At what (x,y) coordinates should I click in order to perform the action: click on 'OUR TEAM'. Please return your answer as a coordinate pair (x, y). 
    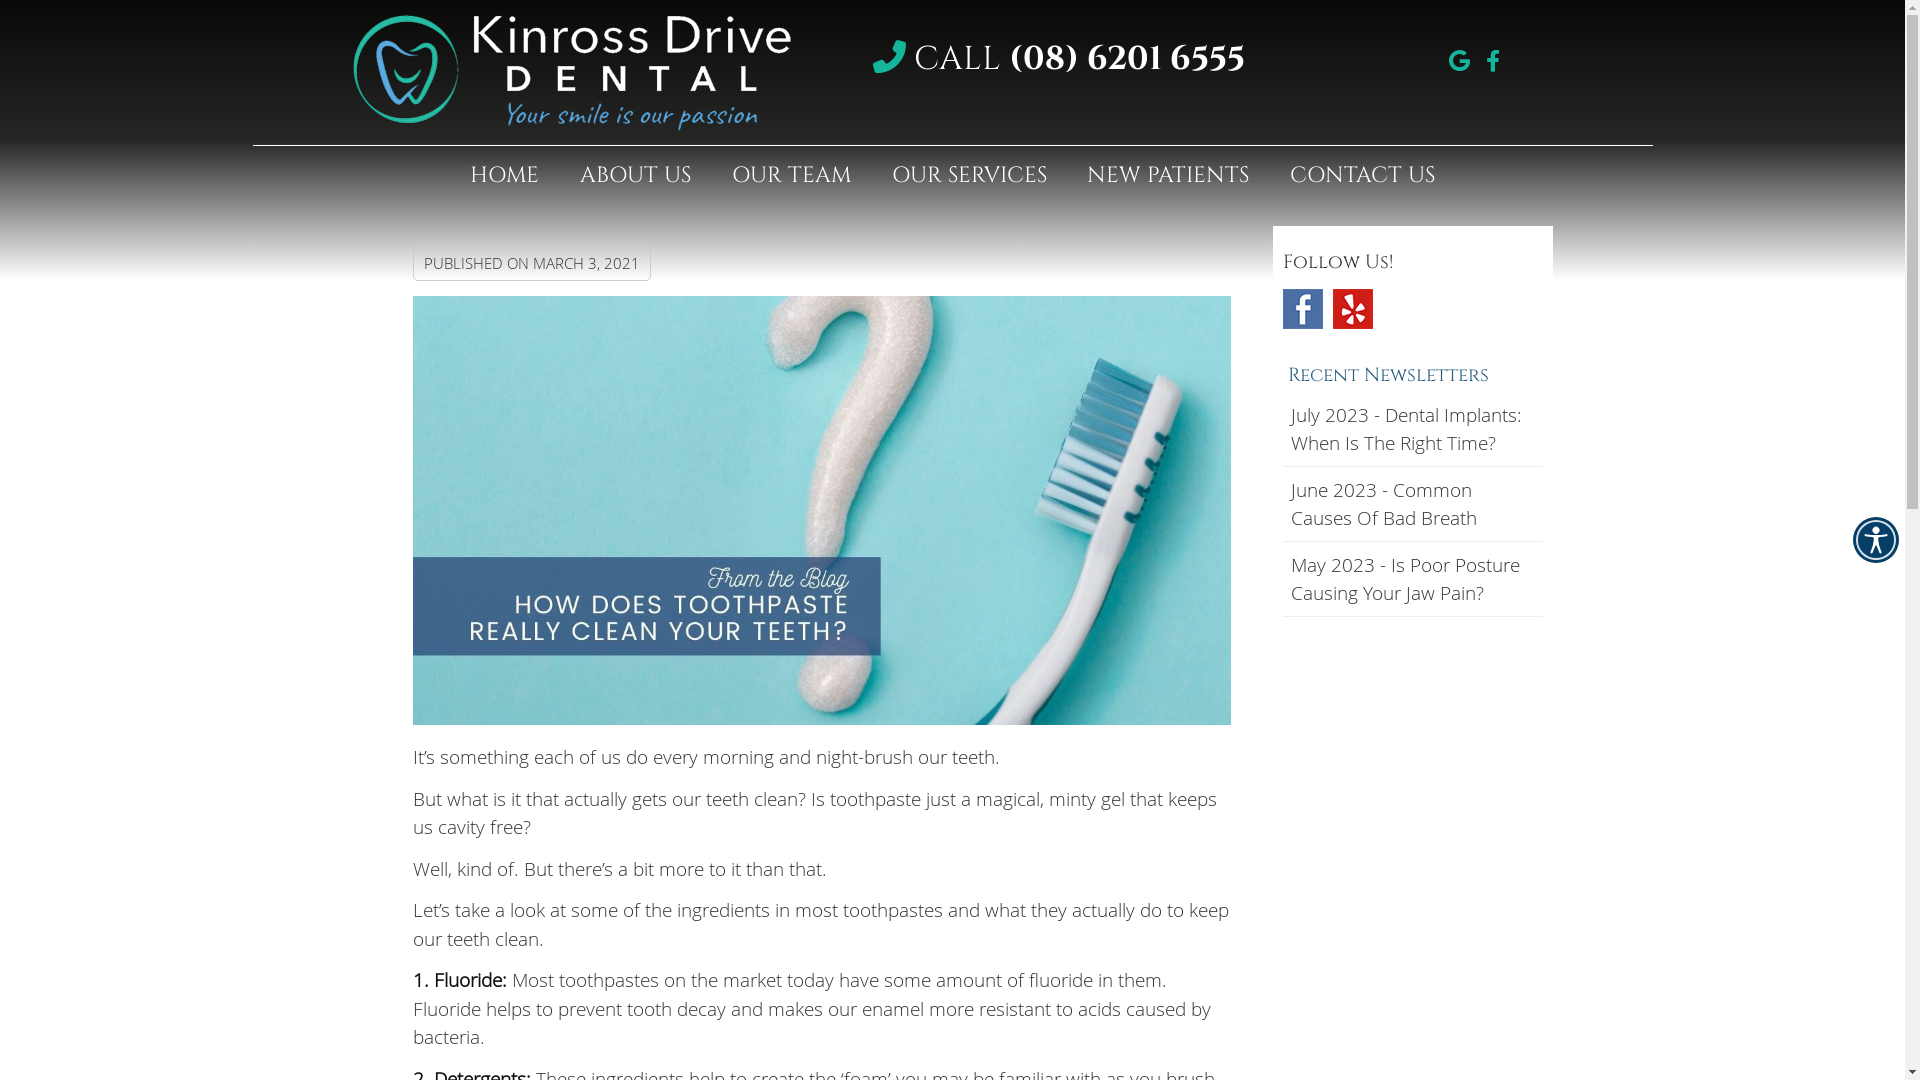
    Looking at the image, I should click on (791, 175).